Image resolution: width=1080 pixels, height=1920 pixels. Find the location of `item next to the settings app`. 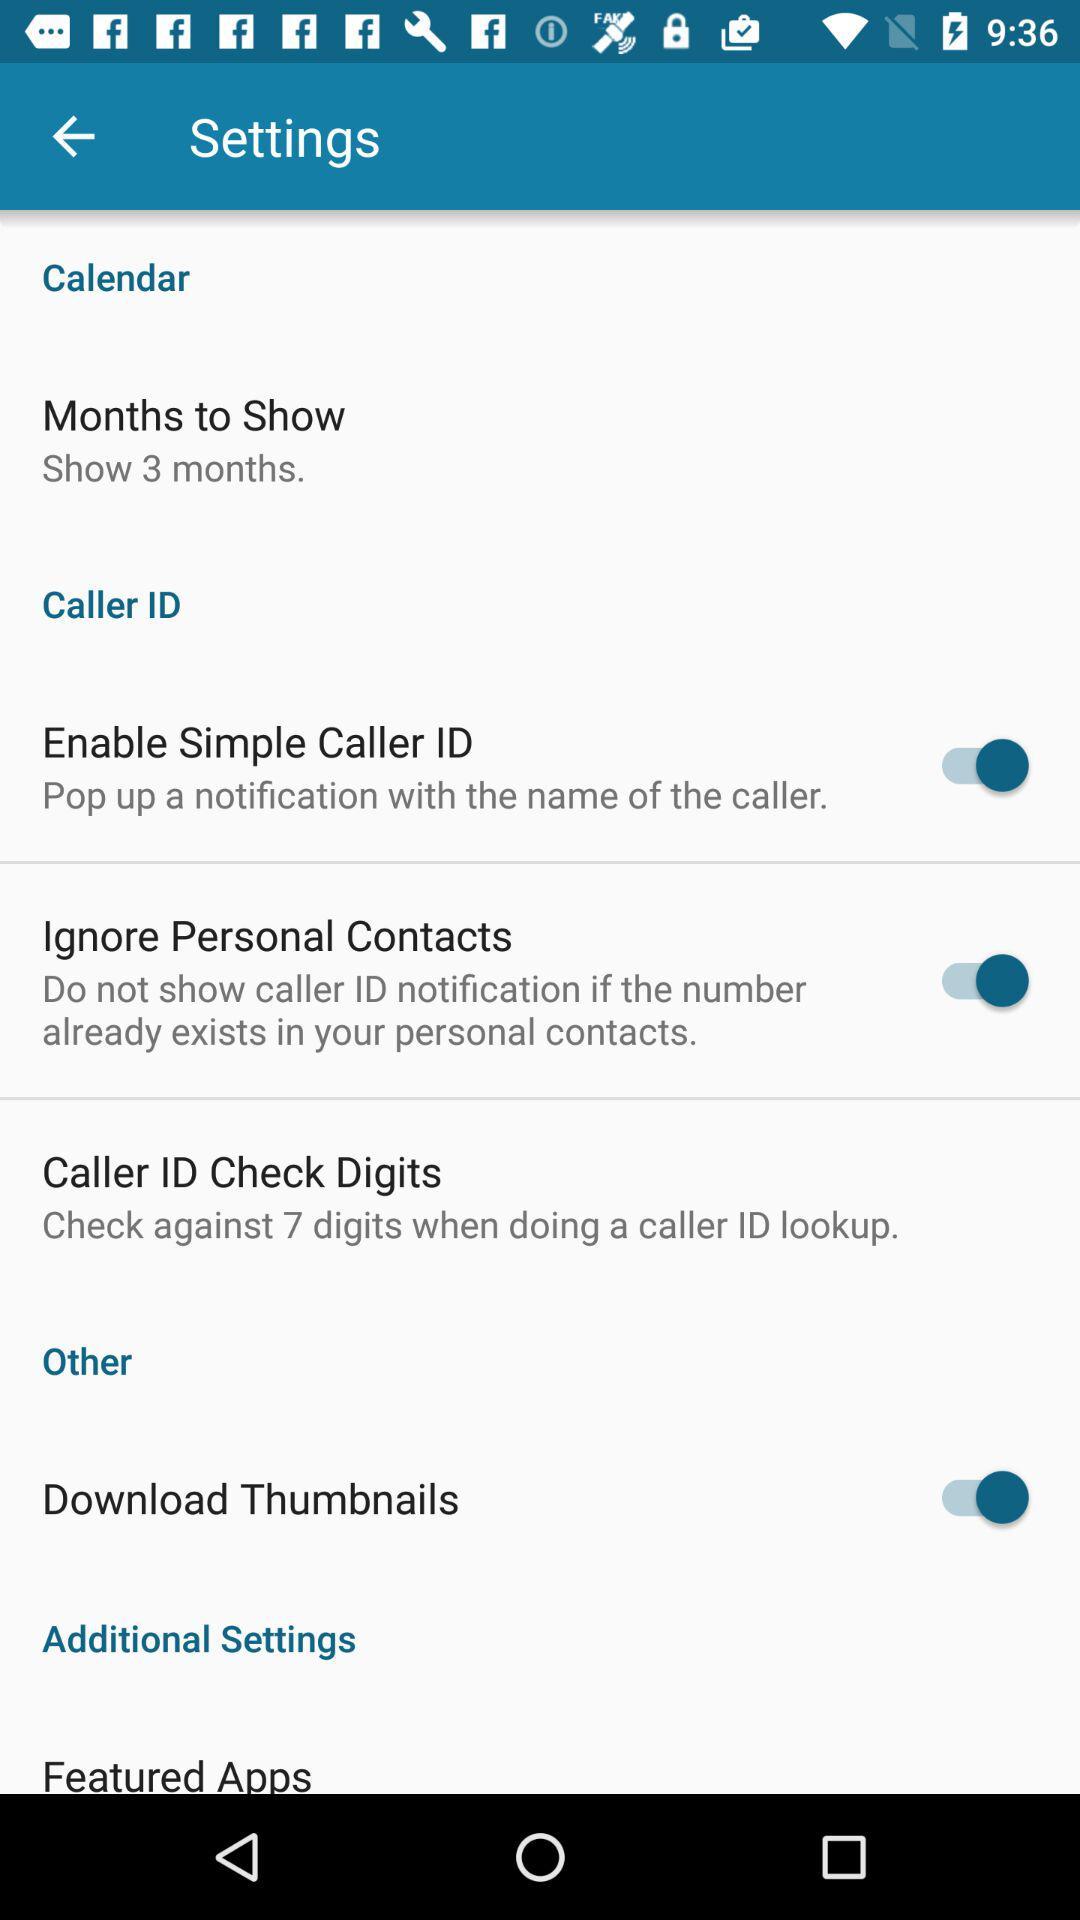

item next to the settings app is located at coordinates (72, 135).